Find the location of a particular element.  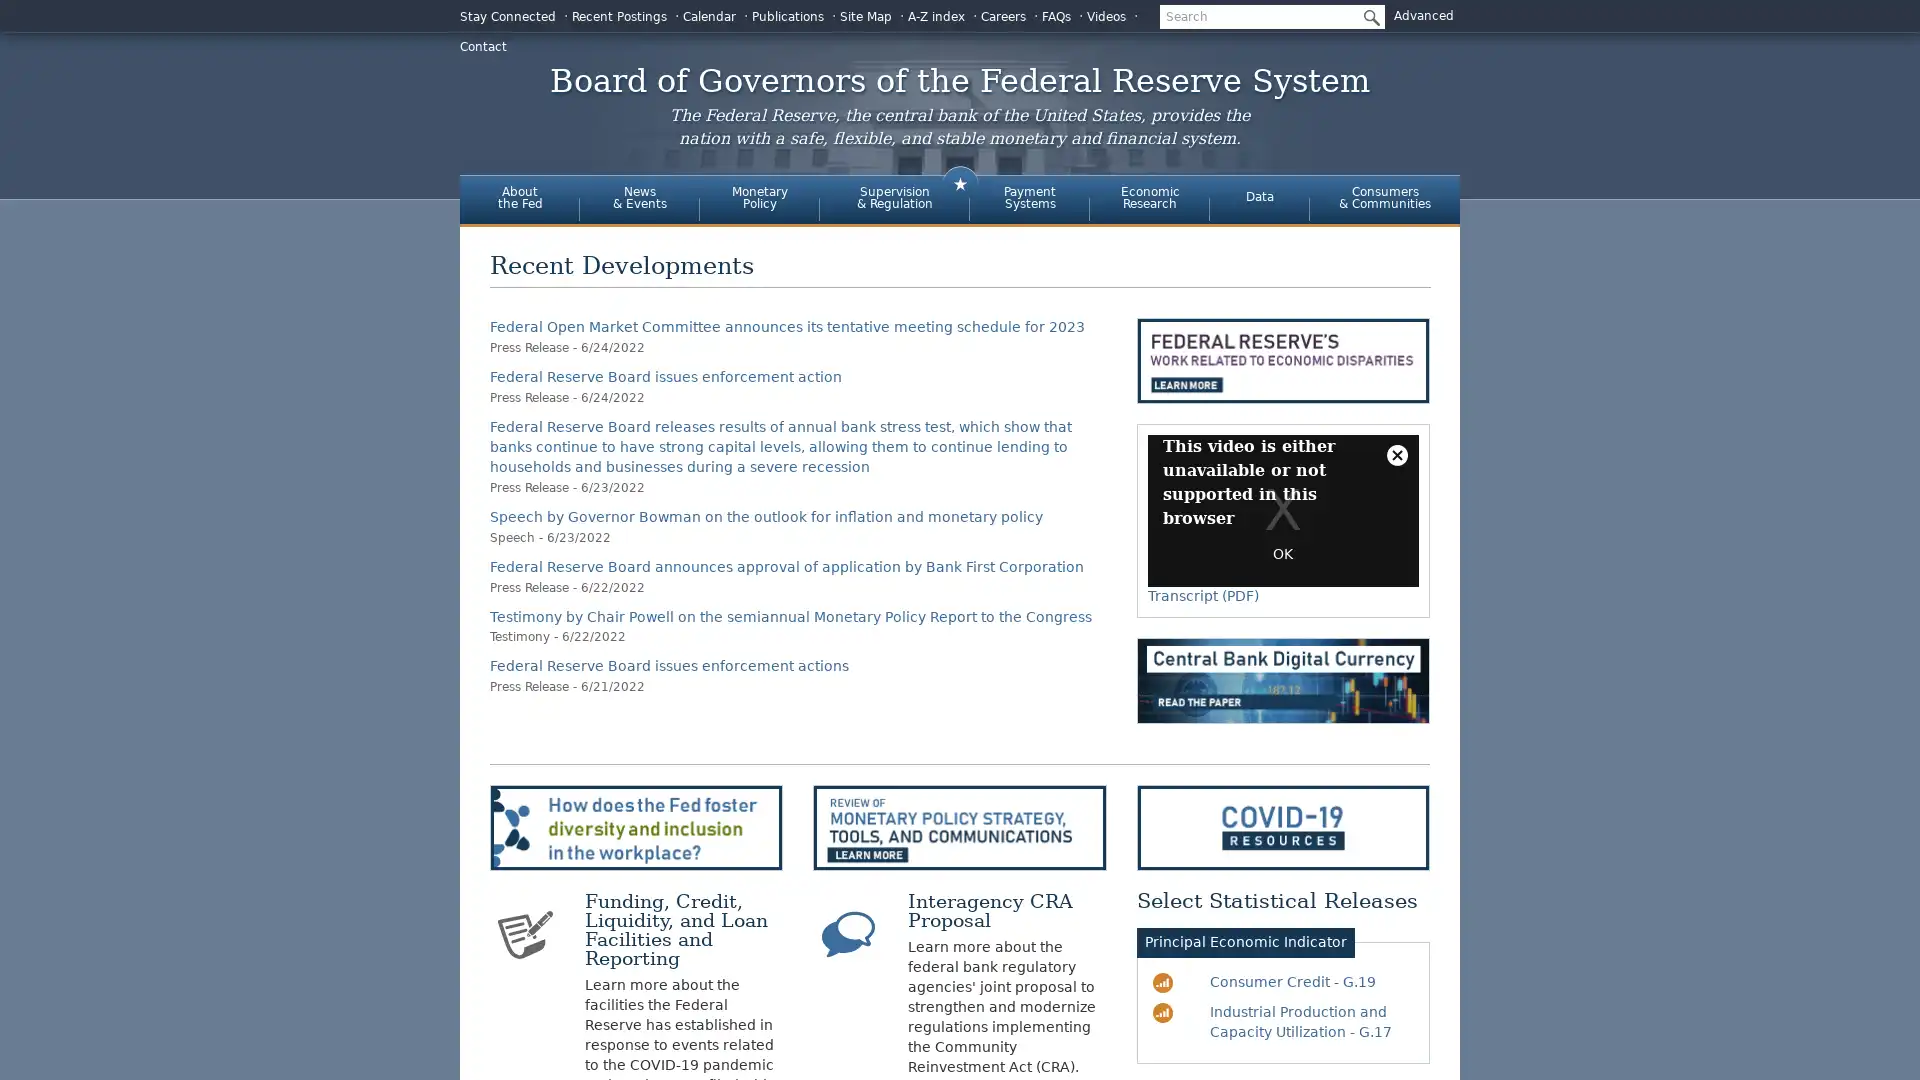

Submit Search Button is located at coordinates (1367, 16).